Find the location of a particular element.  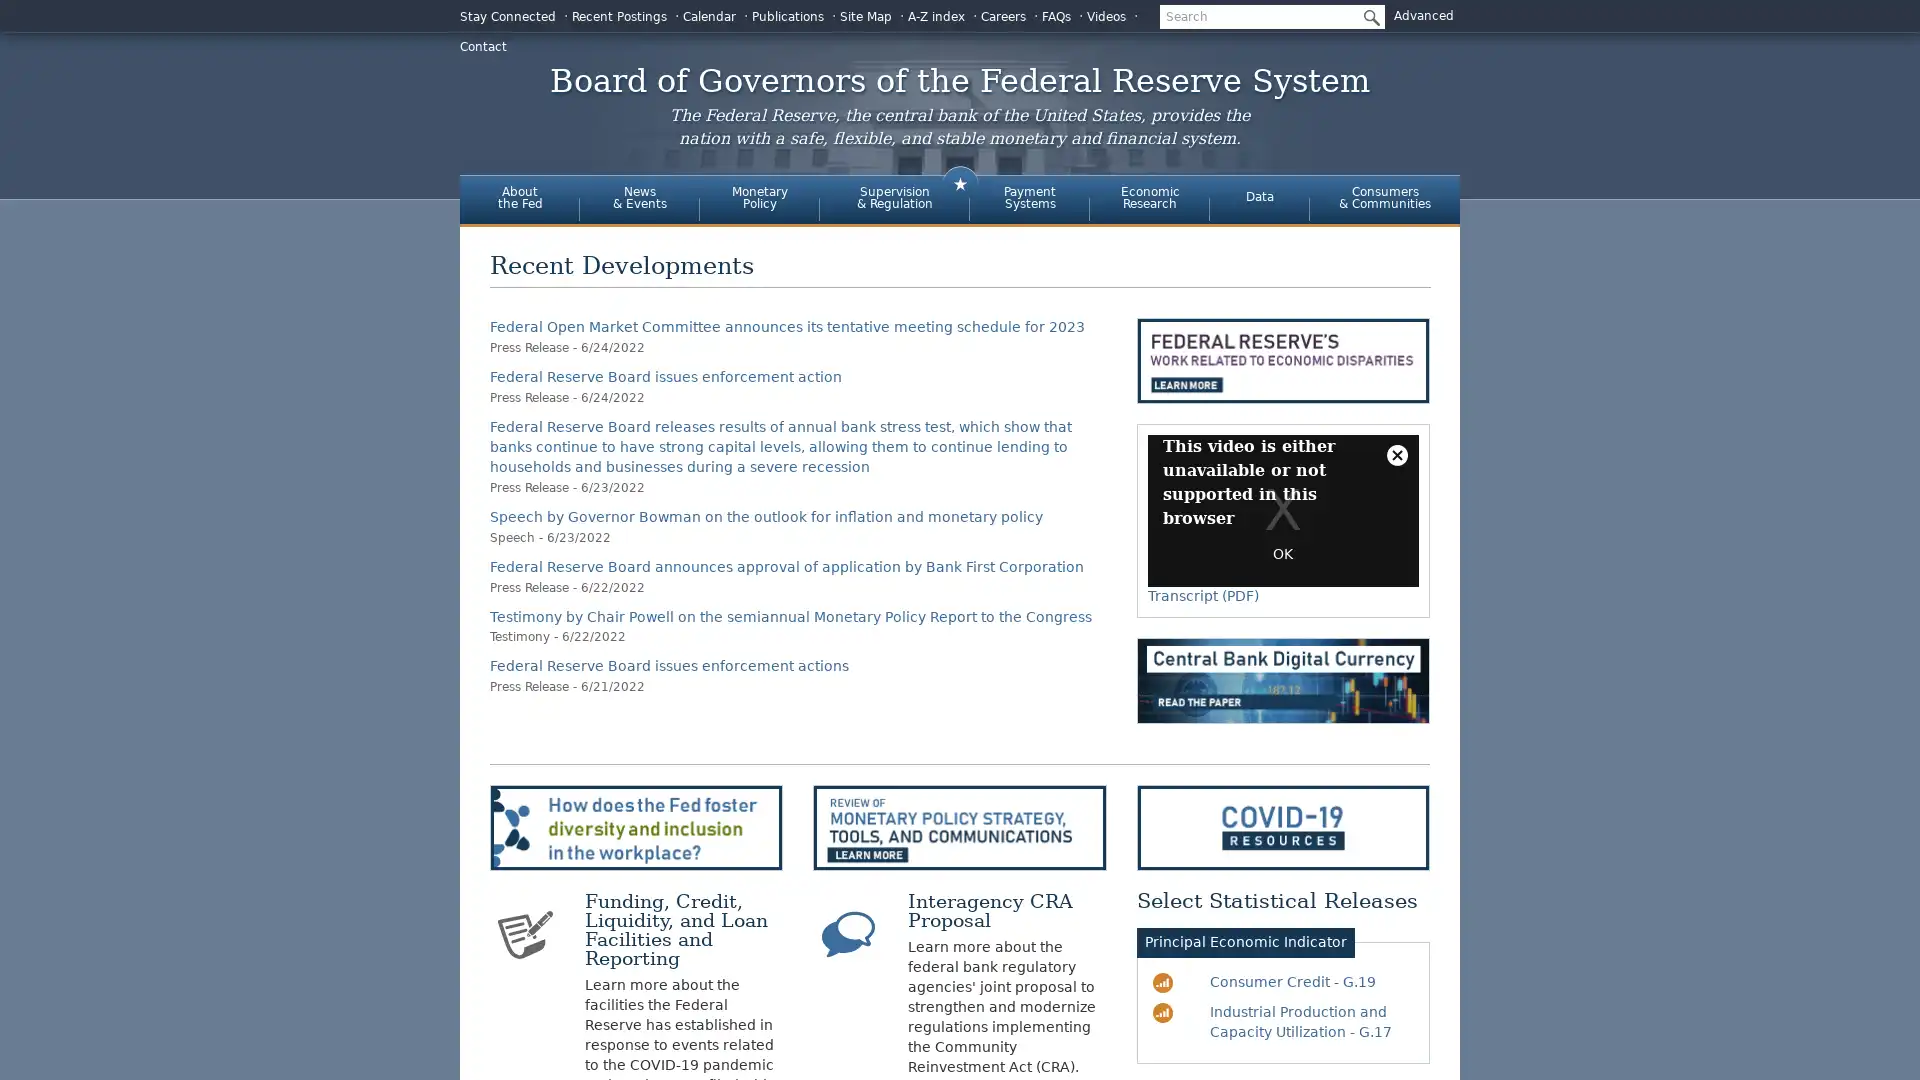

Submit Search Button is located at coordinates (1367, 16).